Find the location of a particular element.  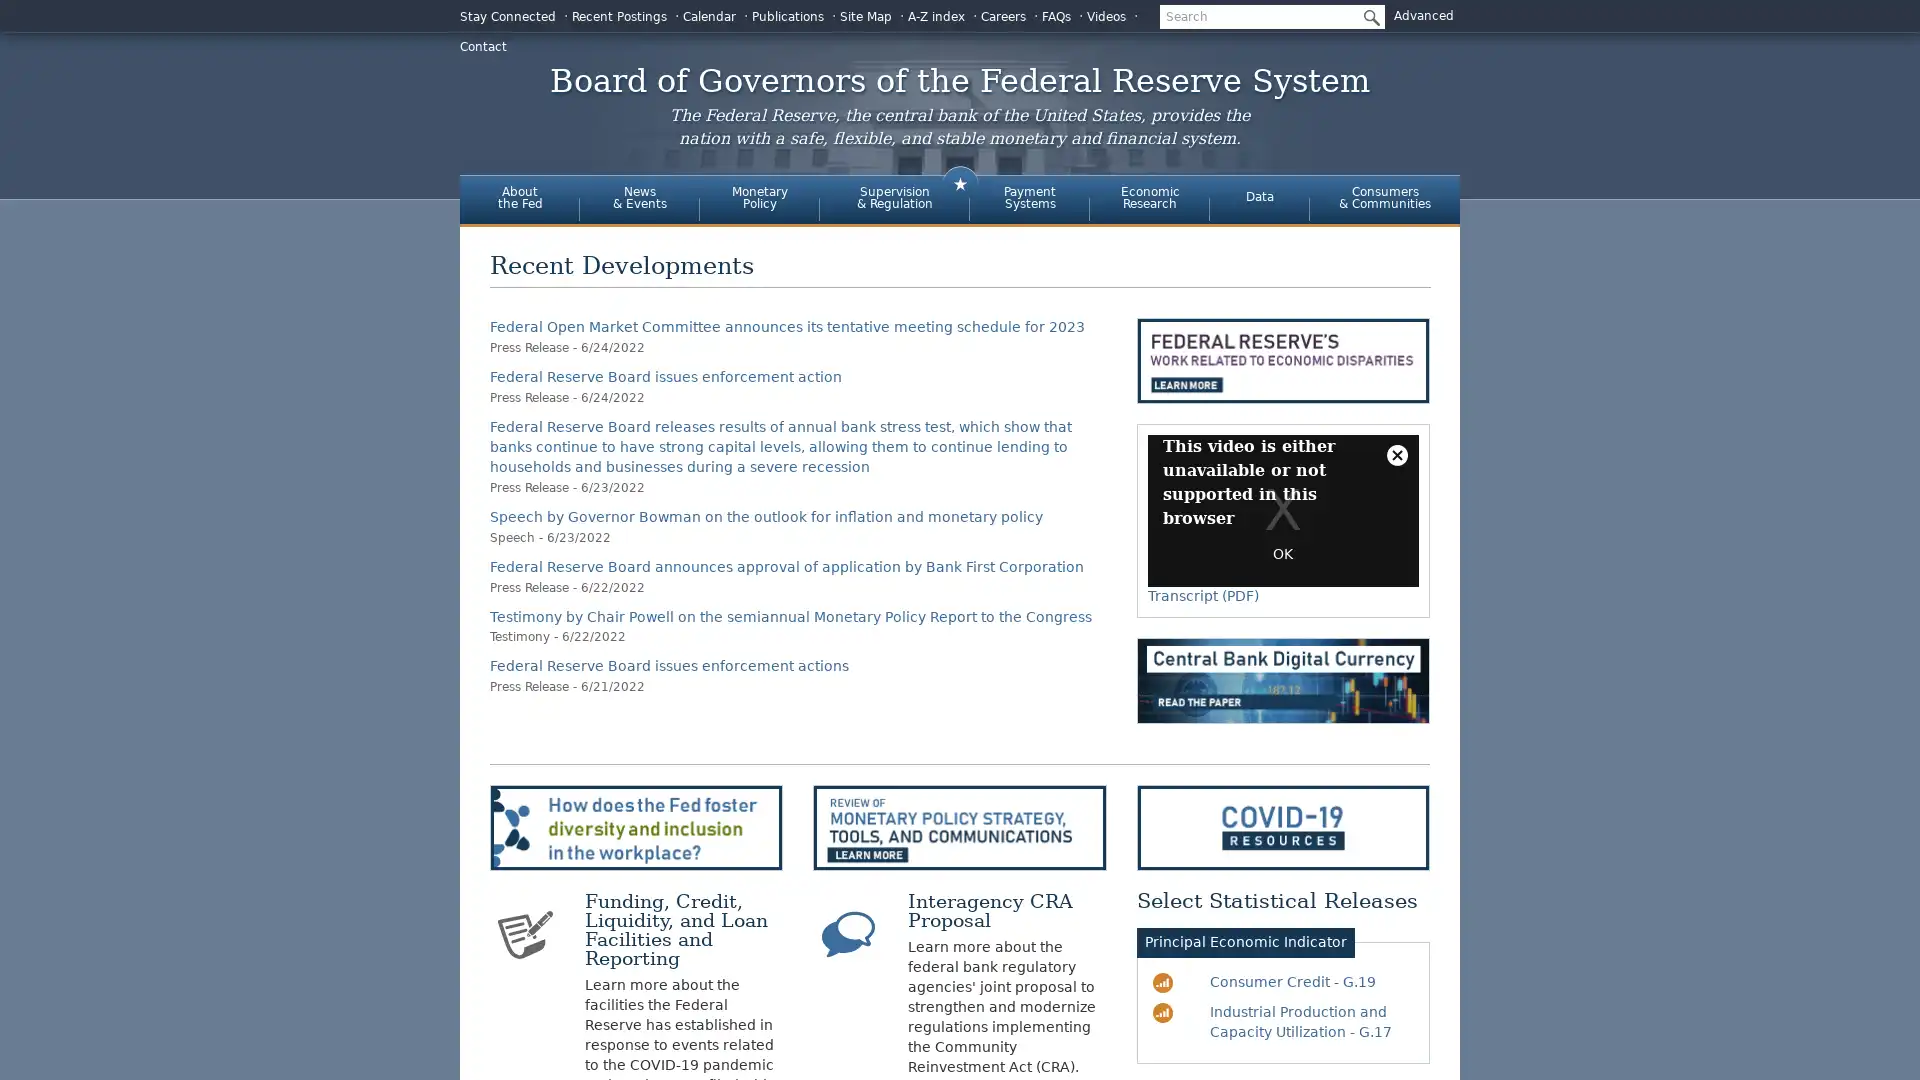

Submit Search Button is located at coordinates (1367, 16).